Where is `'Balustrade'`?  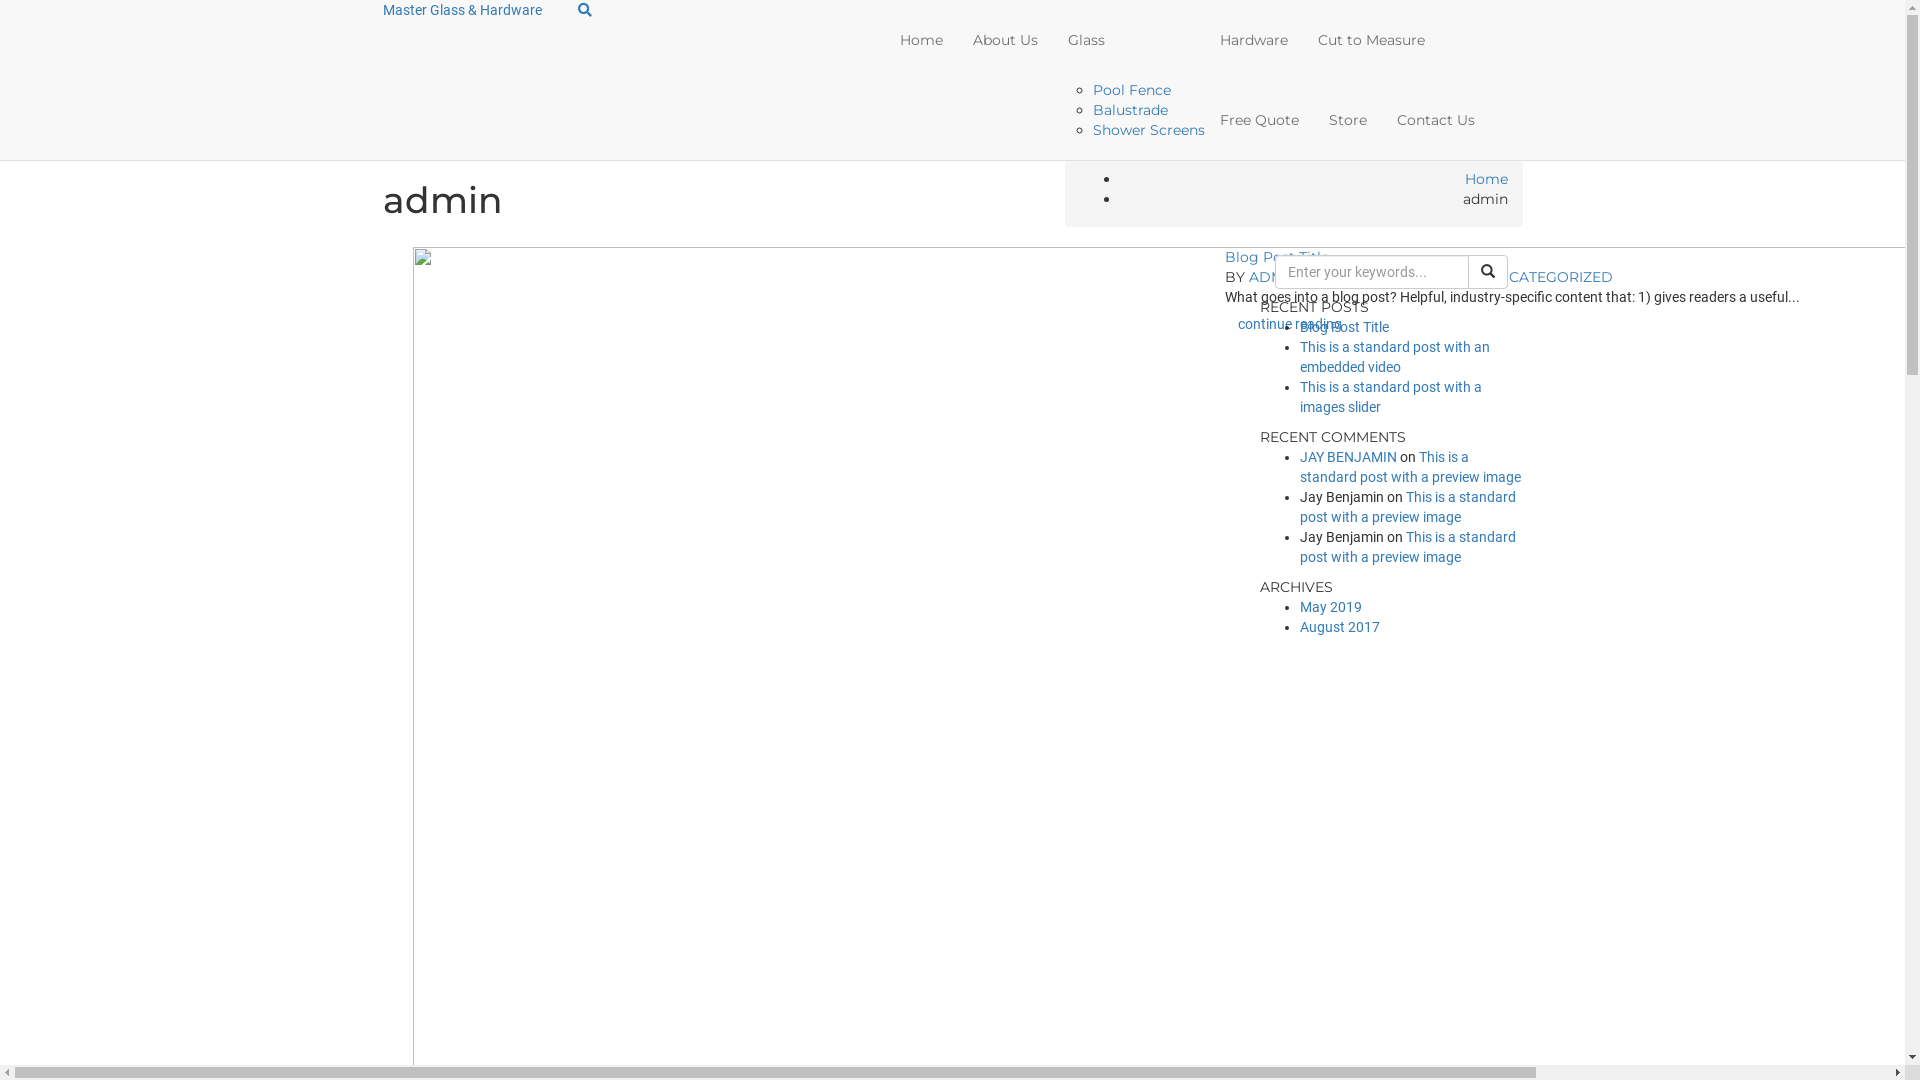
'Balustrade' is located at coordinates (1130, 110).